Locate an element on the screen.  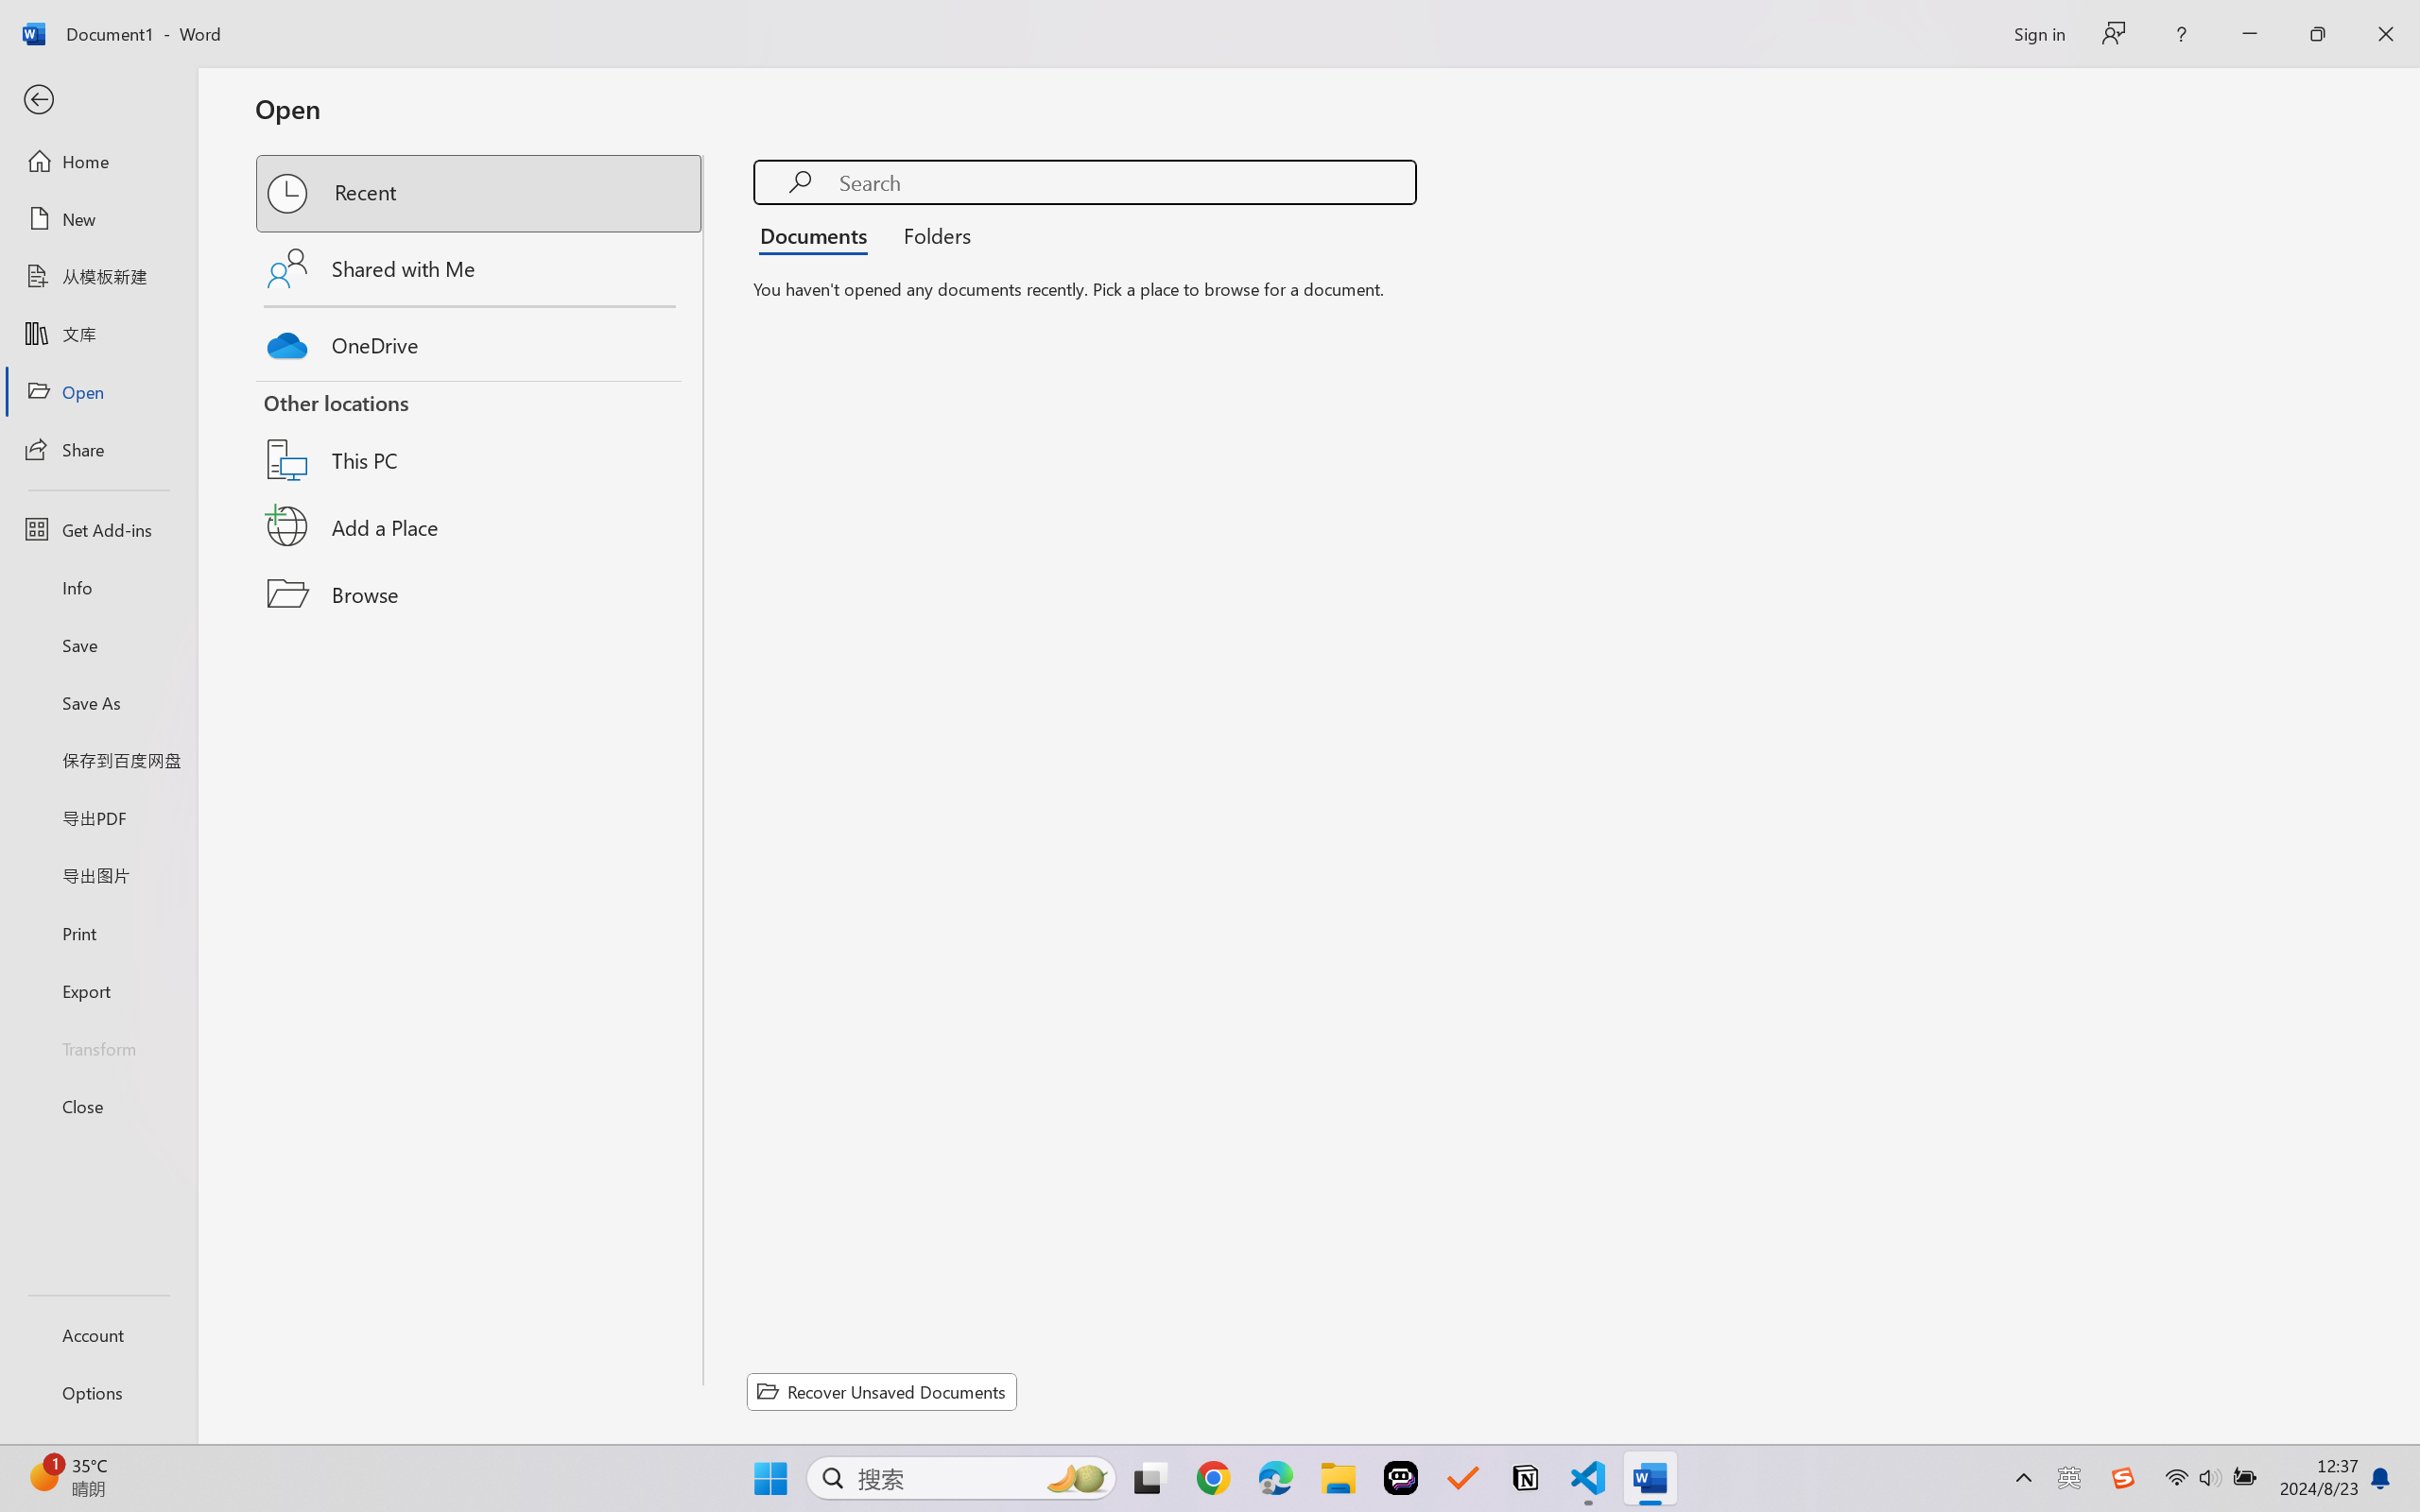
'Add a Place' is located at coordinates (480, 525).